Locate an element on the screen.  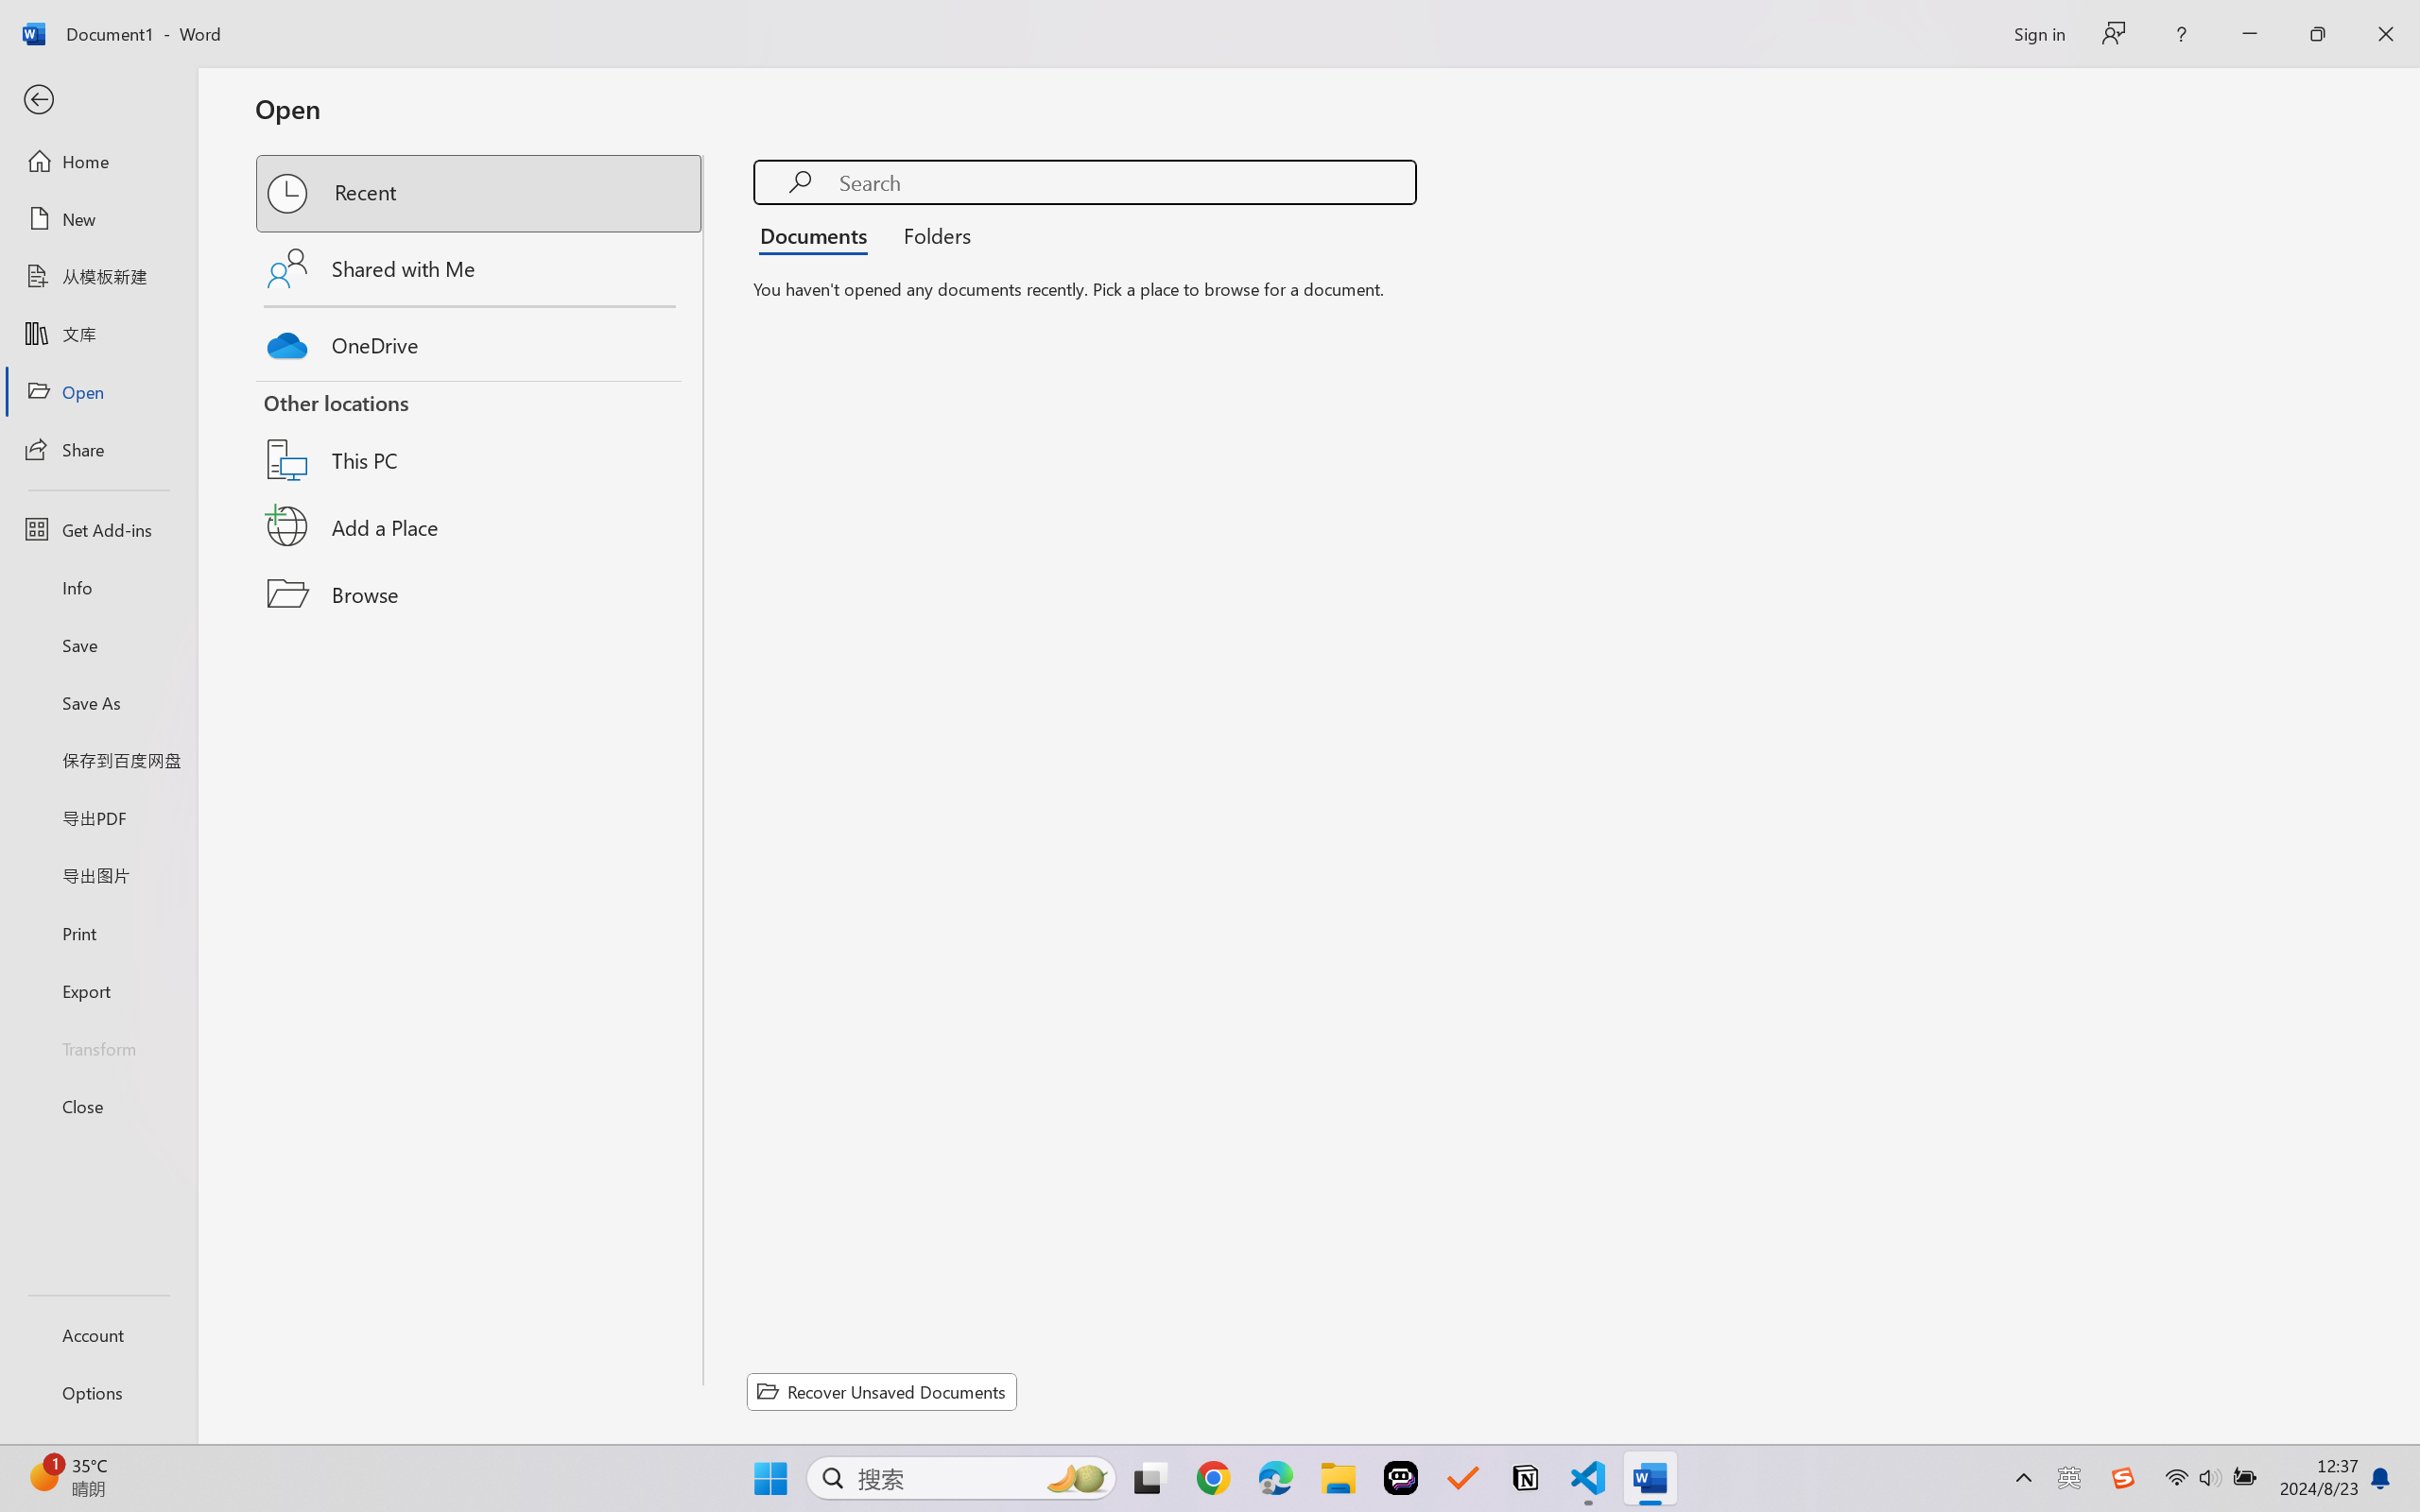
'Add a Place' is located at coordinates (480, 525).